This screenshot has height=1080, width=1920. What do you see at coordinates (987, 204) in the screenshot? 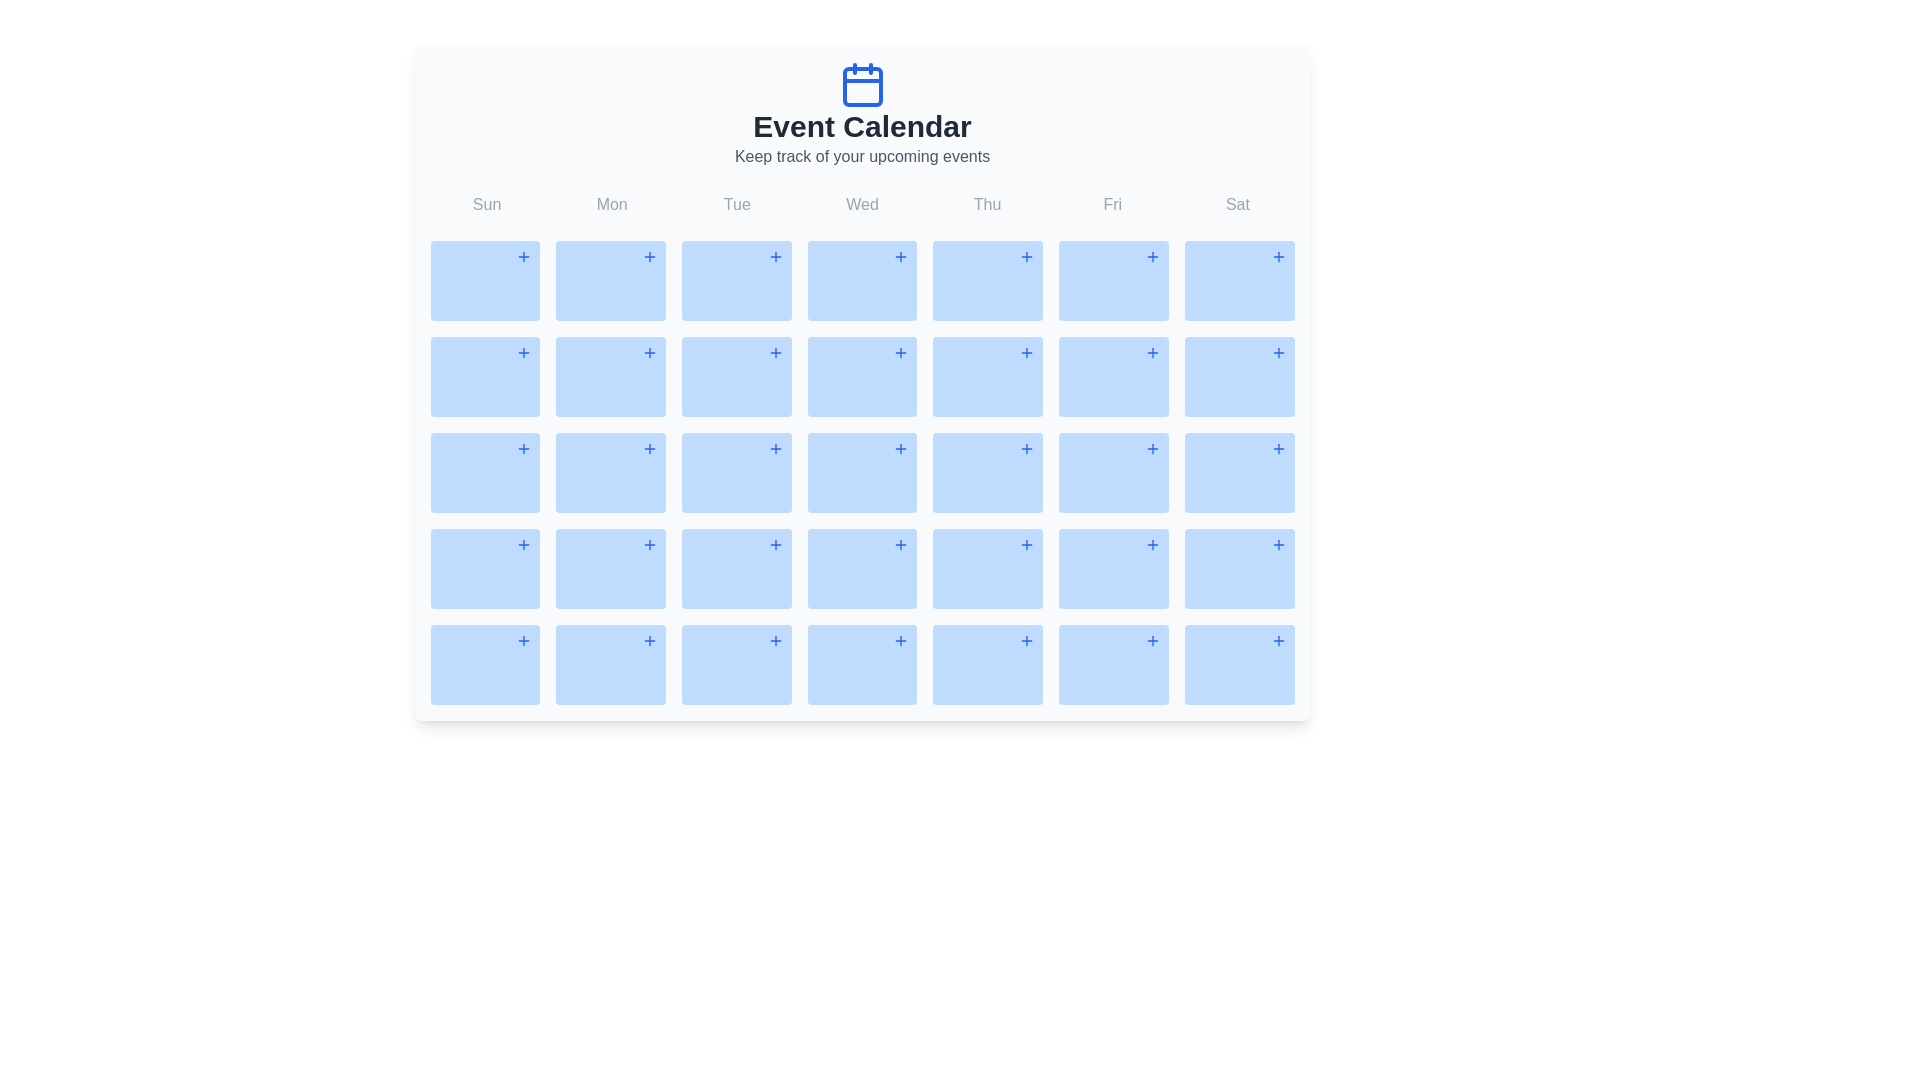
I see `the text label representing the abbreviation 'Thu', which is styled with a gray font color and centered alignment, located in the fifth column of day abbreviations in the calendar interface` at bounding box center [987, 204].